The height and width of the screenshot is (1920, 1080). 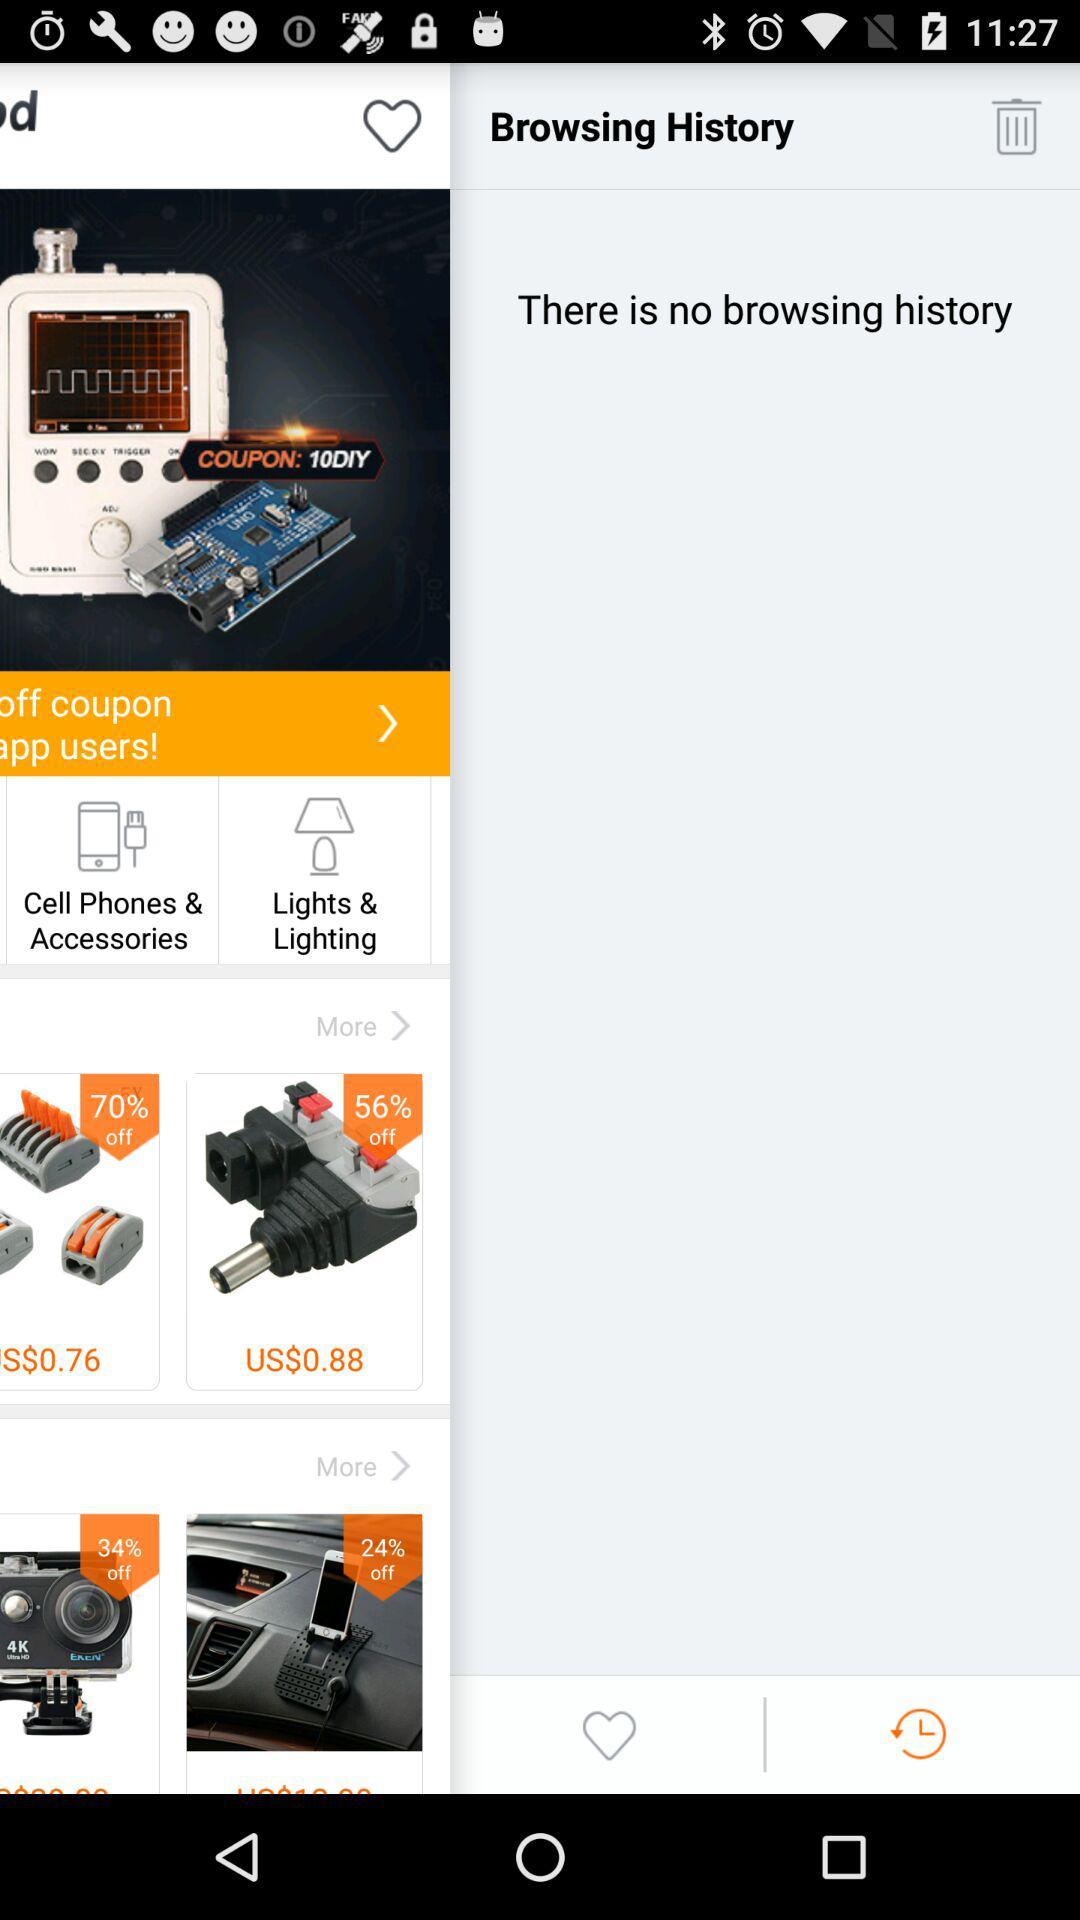 What do you see at coordinates (1016, 133) in the screenshot?
I see `the delete icon` at bounding box center [1016, 133].